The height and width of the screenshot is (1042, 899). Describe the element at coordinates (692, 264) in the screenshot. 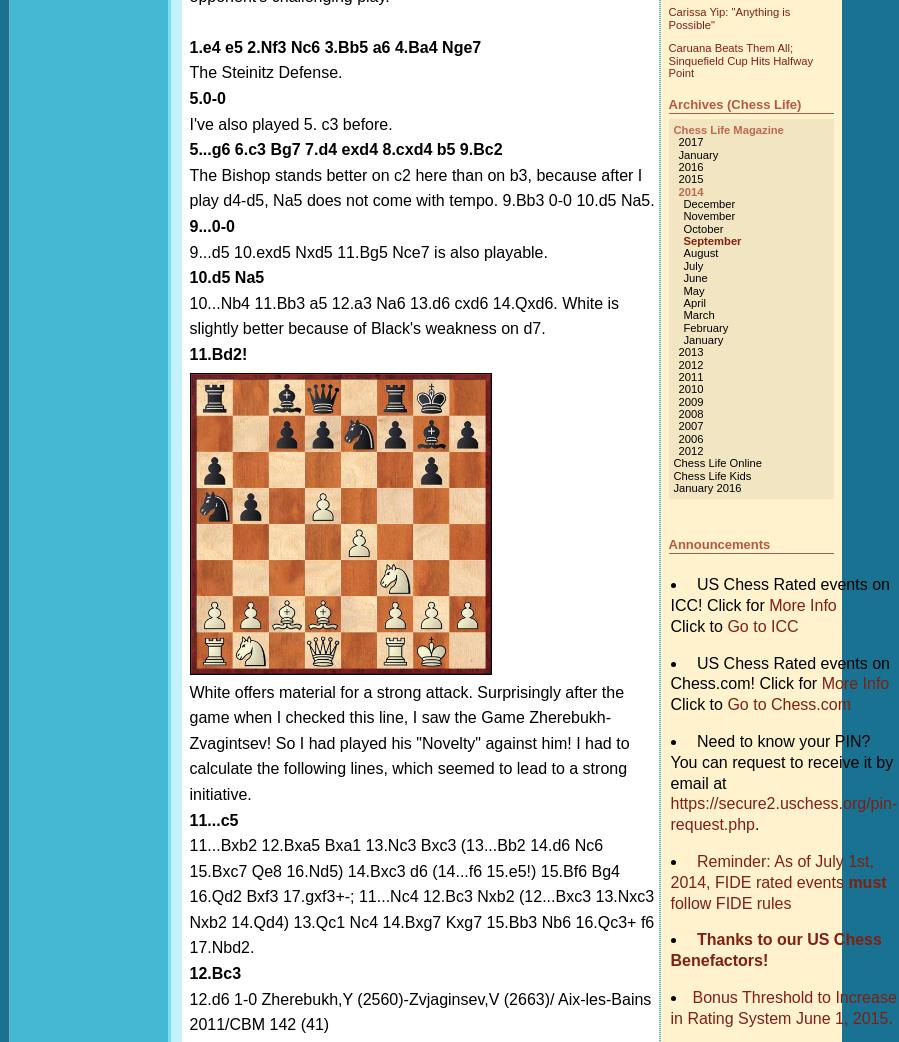

I see `'July'` at that location.